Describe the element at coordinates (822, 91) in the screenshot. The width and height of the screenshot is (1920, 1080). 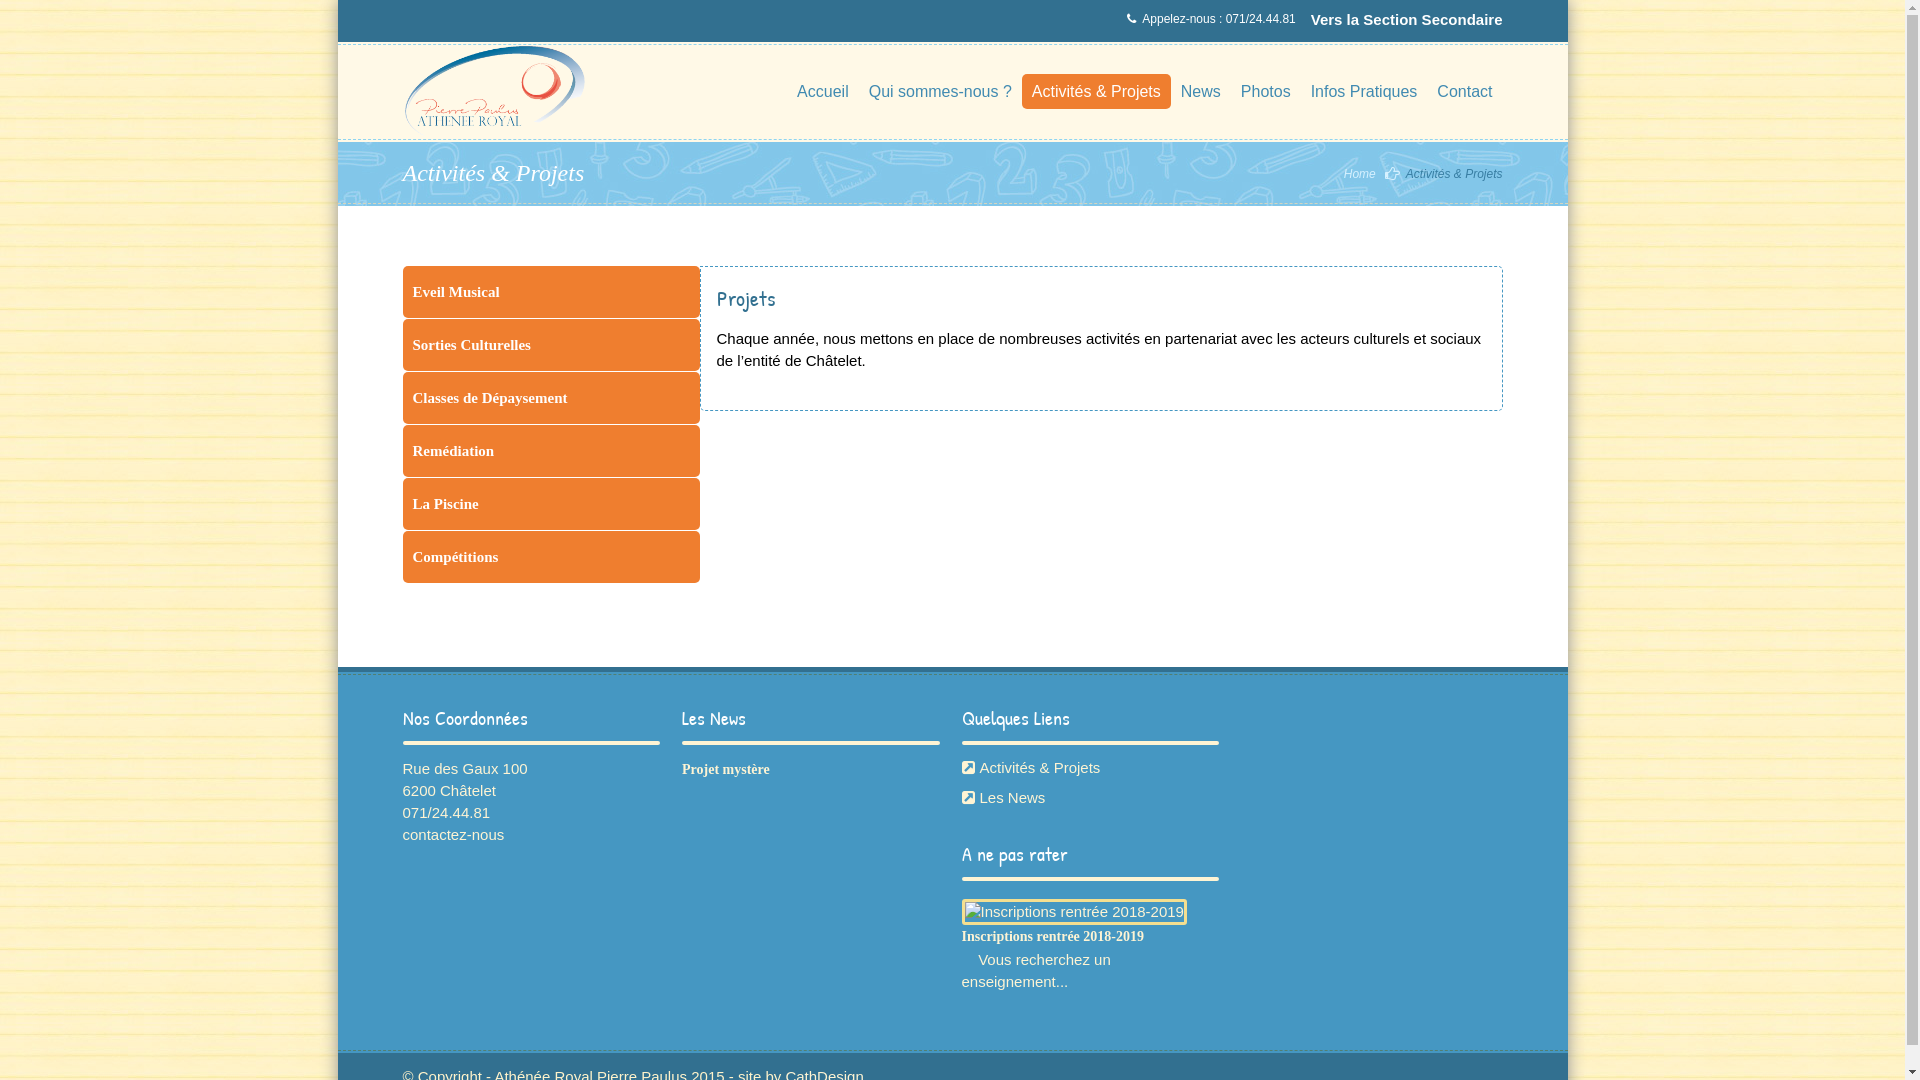
I see `'Accueil'` at that location.